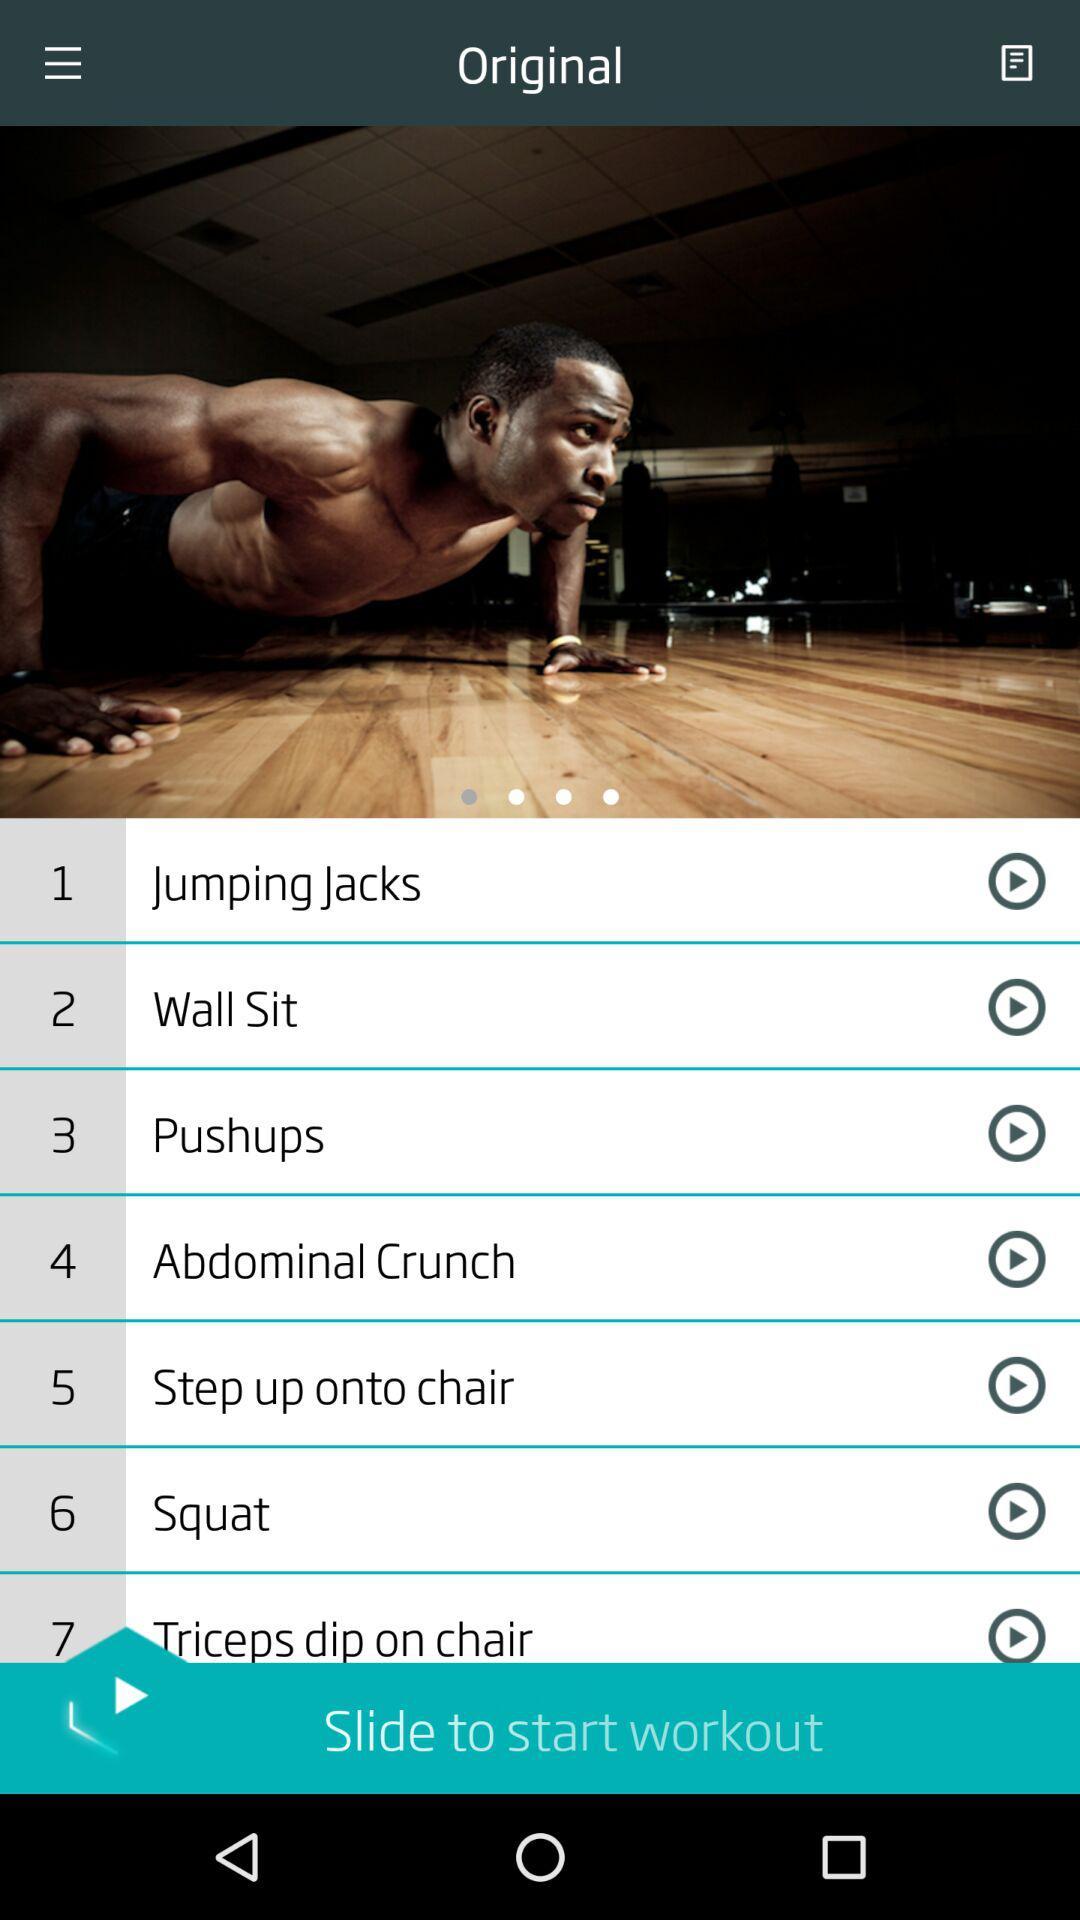 This screenshot has height=1920, width=1080. I want to click on the menu icon, so click(61, 62).